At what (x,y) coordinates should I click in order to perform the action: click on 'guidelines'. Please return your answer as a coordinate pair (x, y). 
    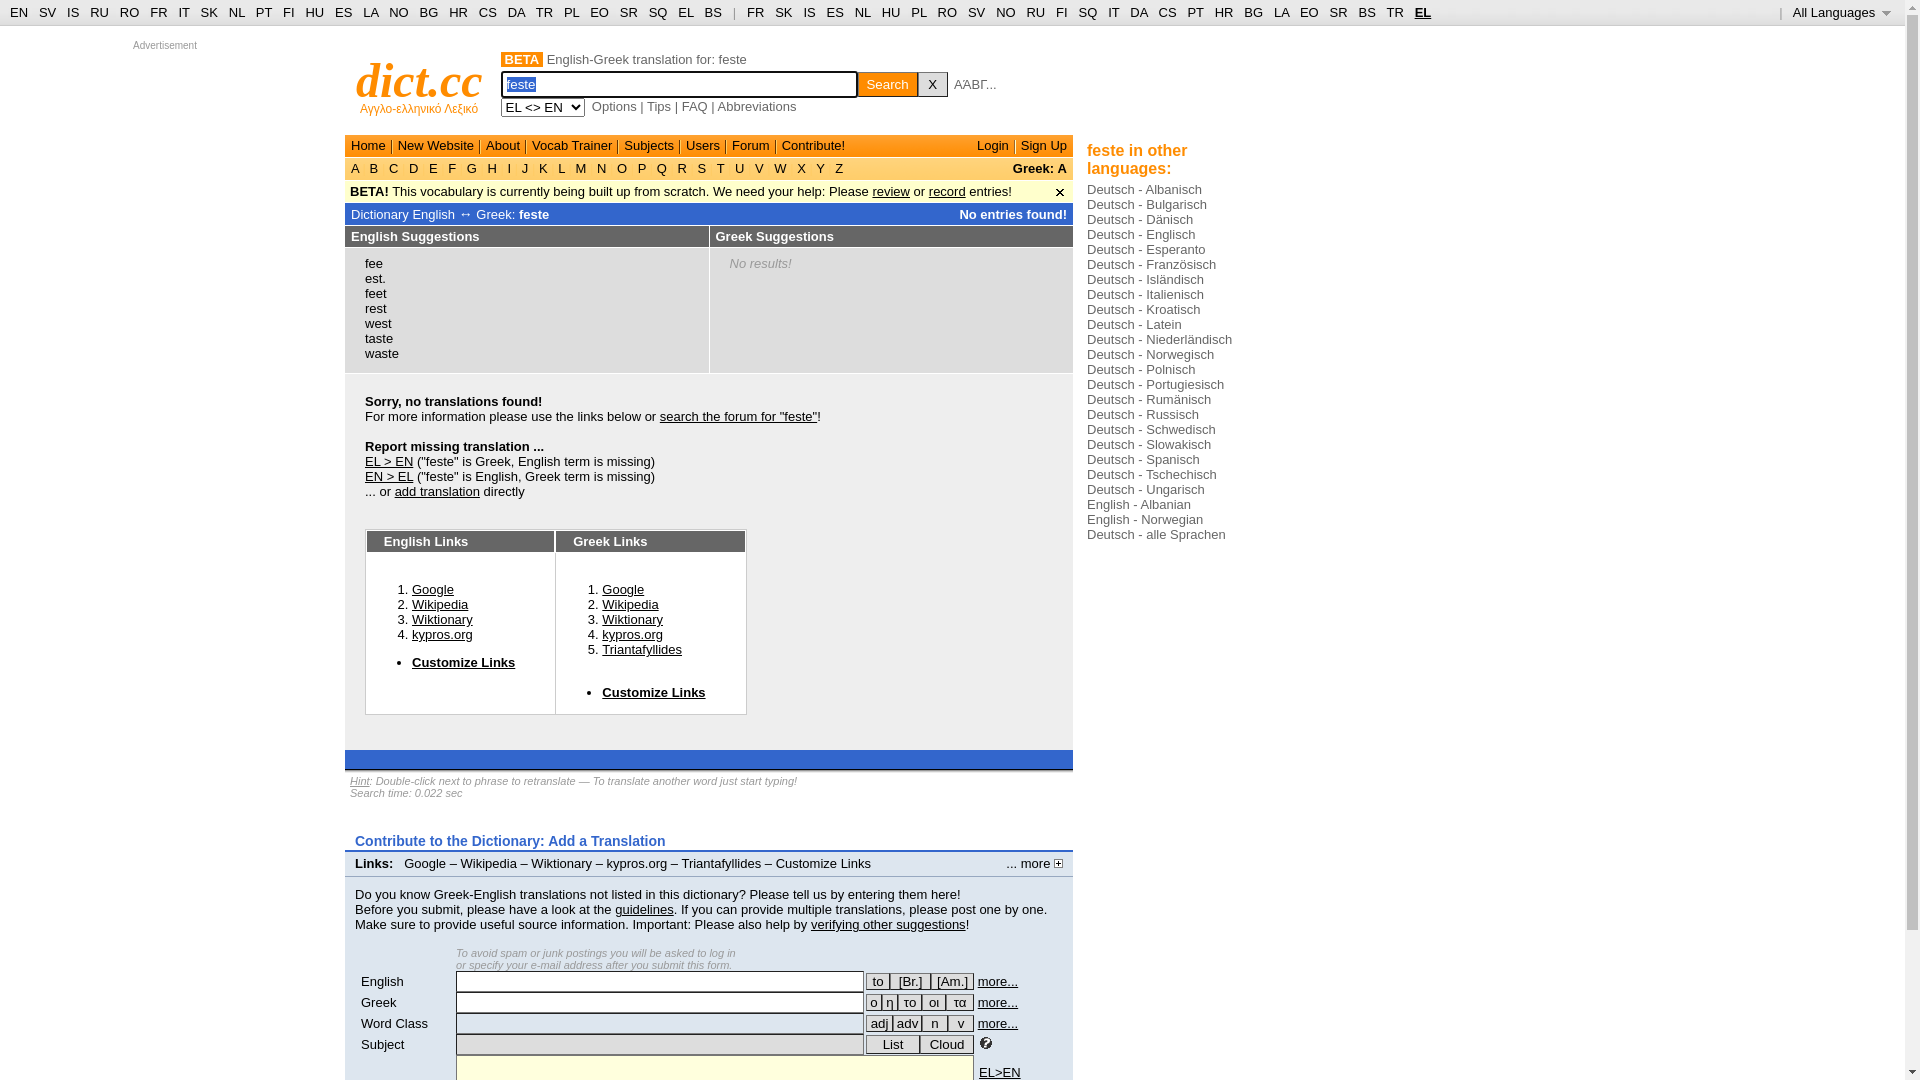
    Looking at the image, I should click on (644, 909).